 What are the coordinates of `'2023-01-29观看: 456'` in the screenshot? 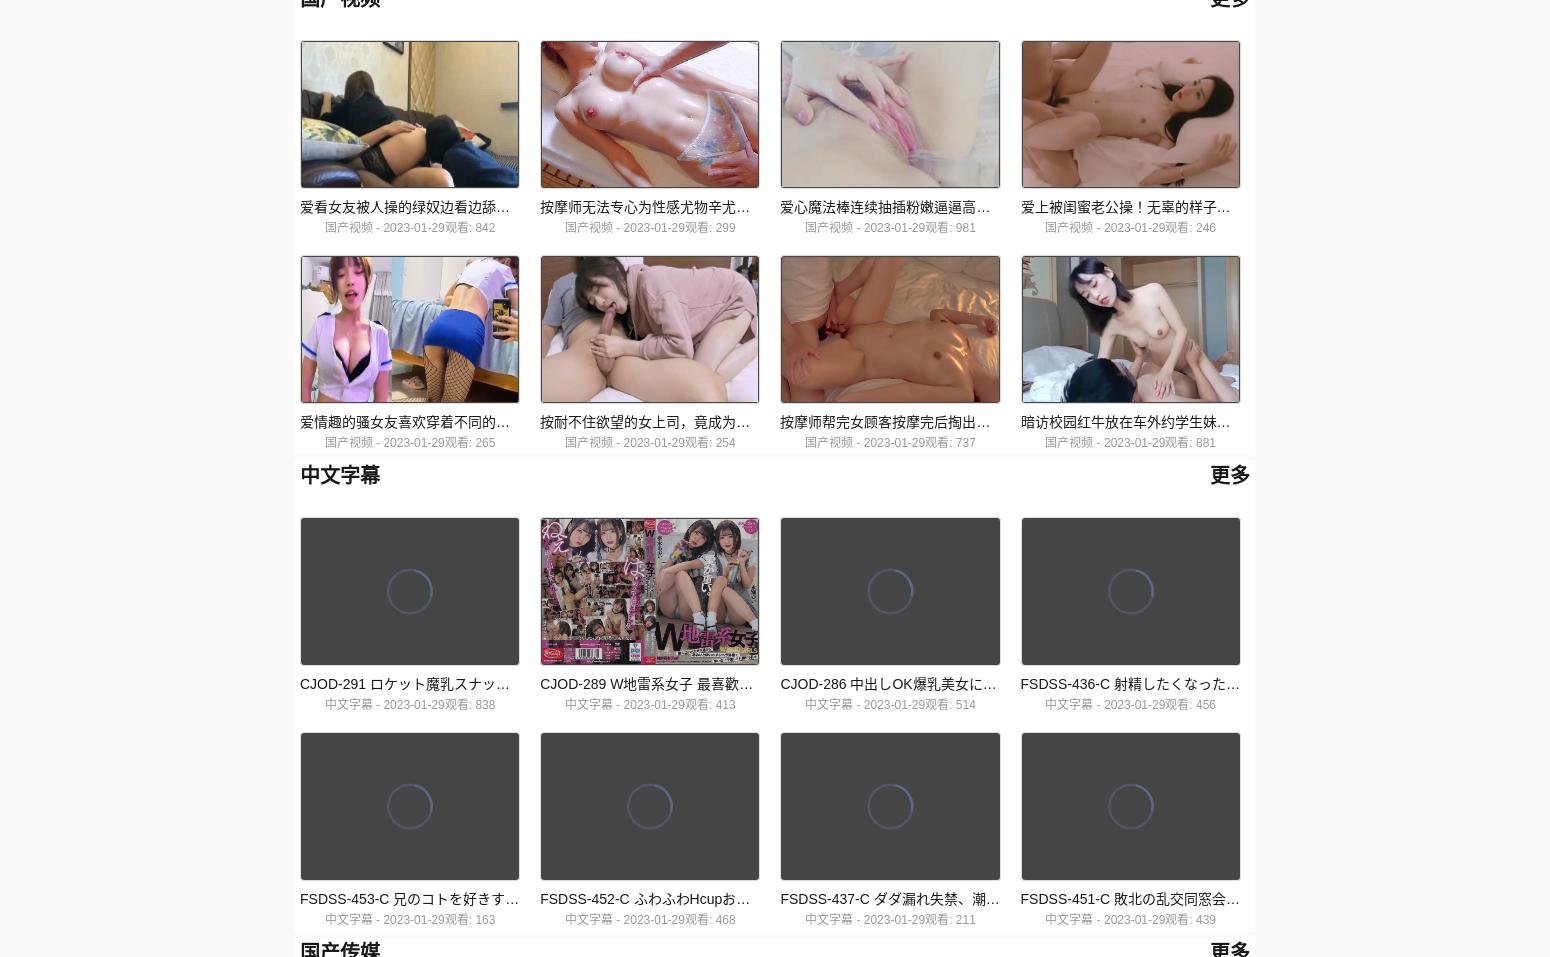 It's located at (1158, 705).